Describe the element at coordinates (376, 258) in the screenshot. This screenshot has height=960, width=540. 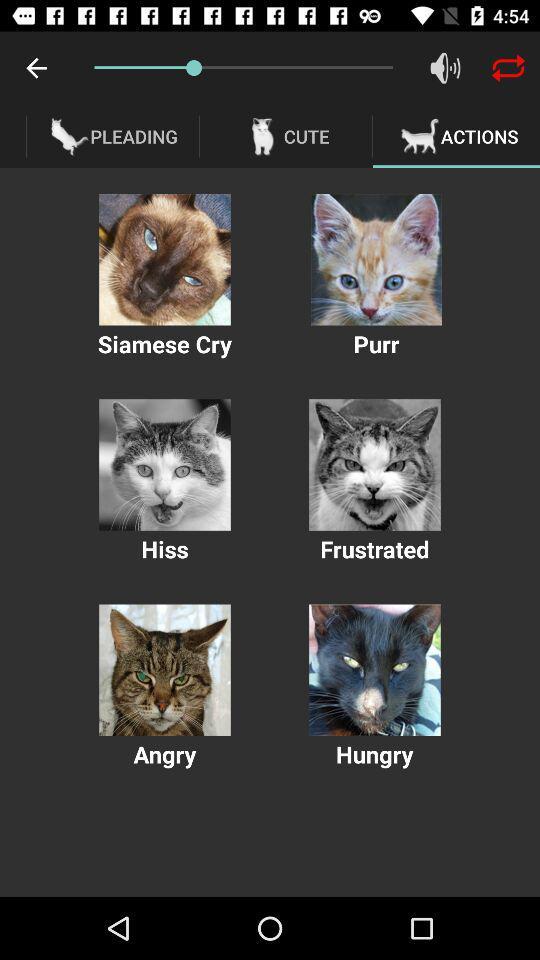
I see `sound` at that location.